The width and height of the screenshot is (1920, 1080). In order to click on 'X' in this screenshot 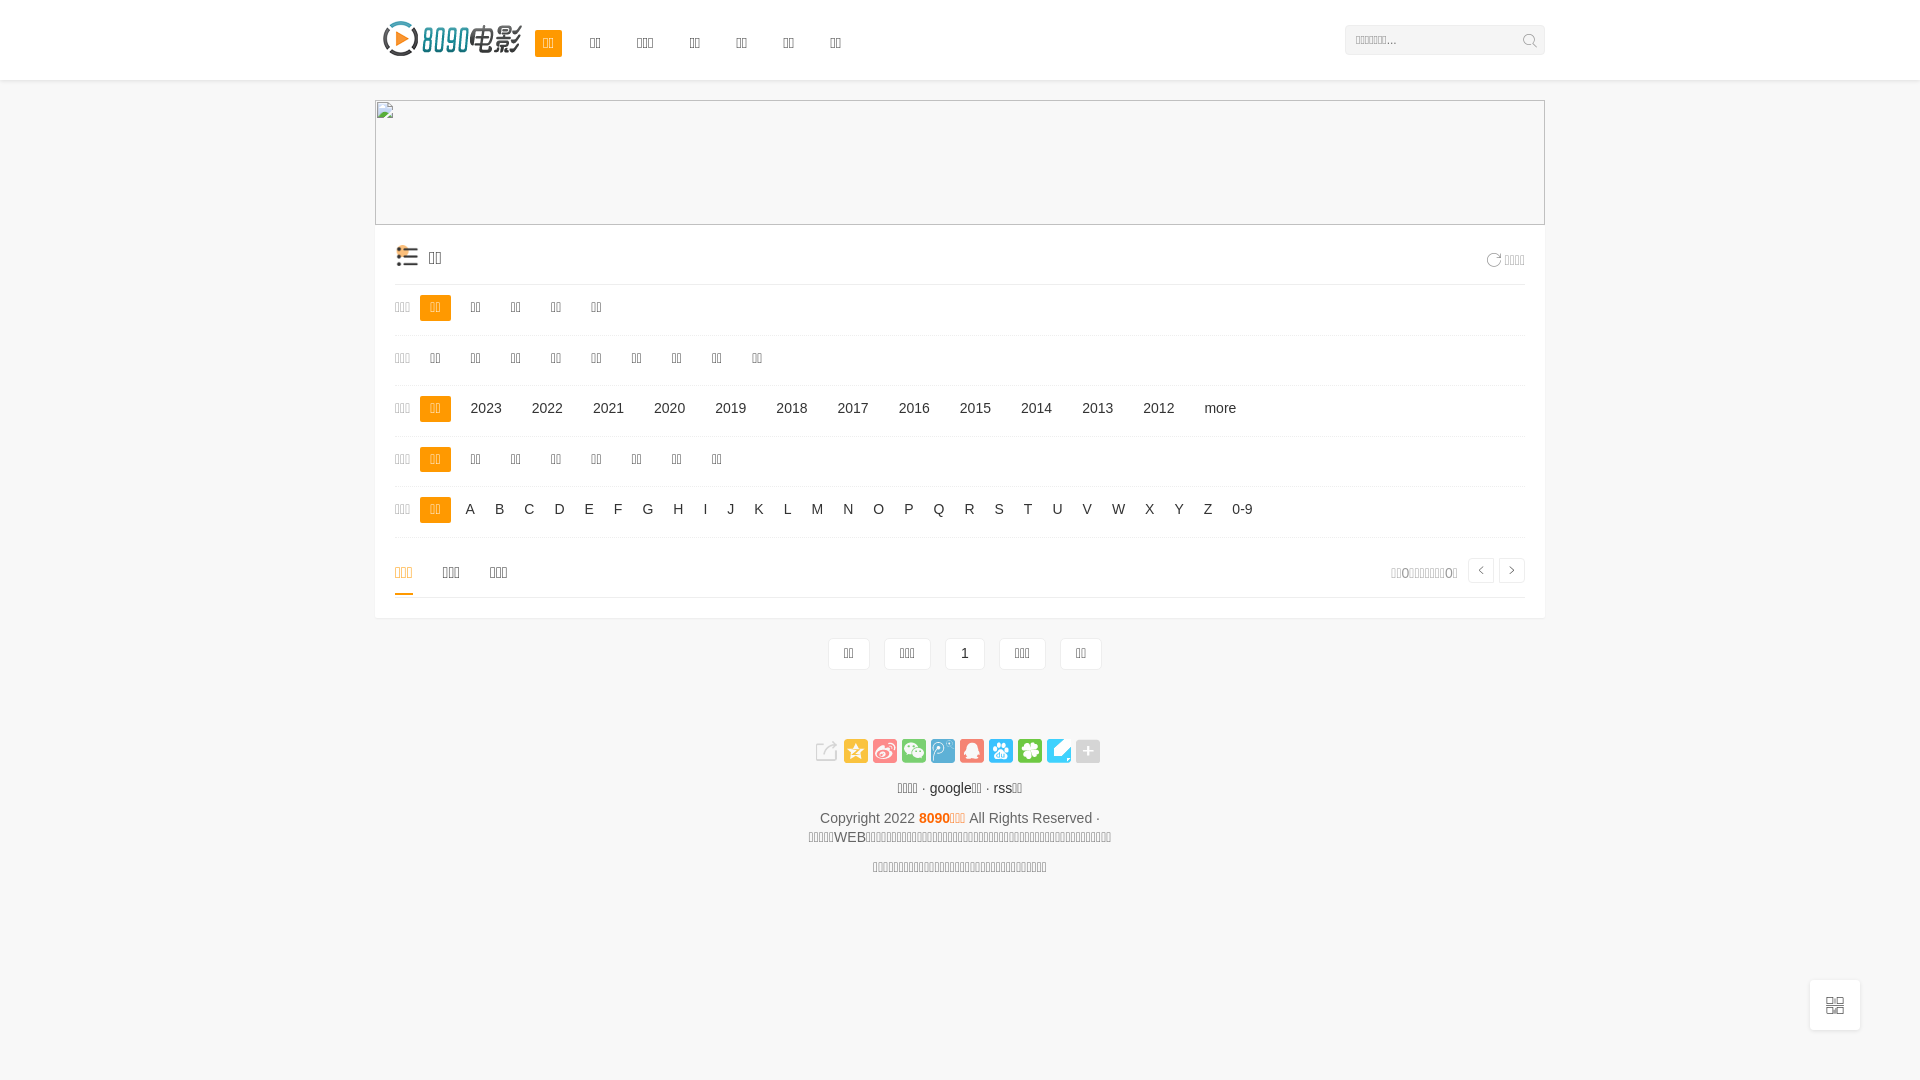, I will do `click(1149, 508)`.